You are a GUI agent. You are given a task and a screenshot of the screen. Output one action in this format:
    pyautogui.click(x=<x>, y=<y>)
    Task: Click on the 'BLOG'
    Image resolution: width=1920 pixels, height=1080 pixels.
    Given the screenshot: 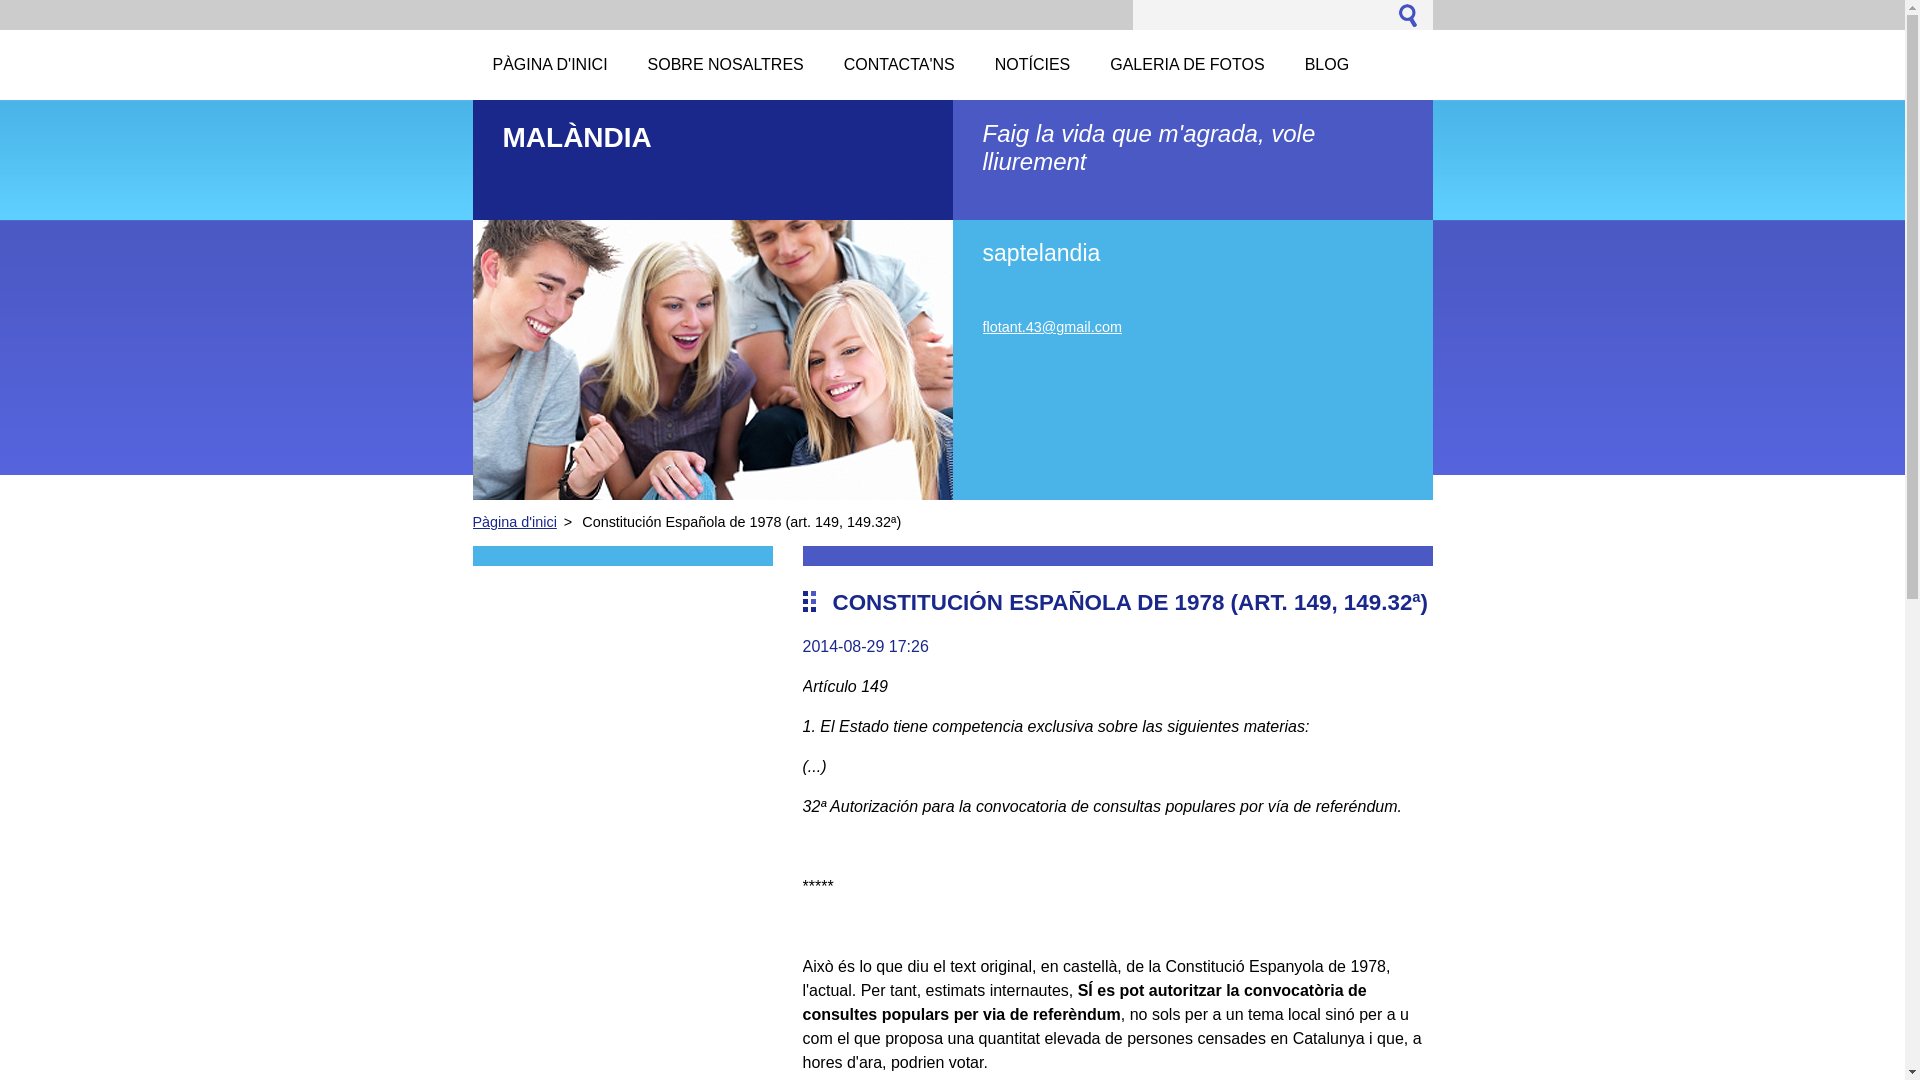 What is the action you would take?
    pyautogui.click(x=1326, y=64)
    